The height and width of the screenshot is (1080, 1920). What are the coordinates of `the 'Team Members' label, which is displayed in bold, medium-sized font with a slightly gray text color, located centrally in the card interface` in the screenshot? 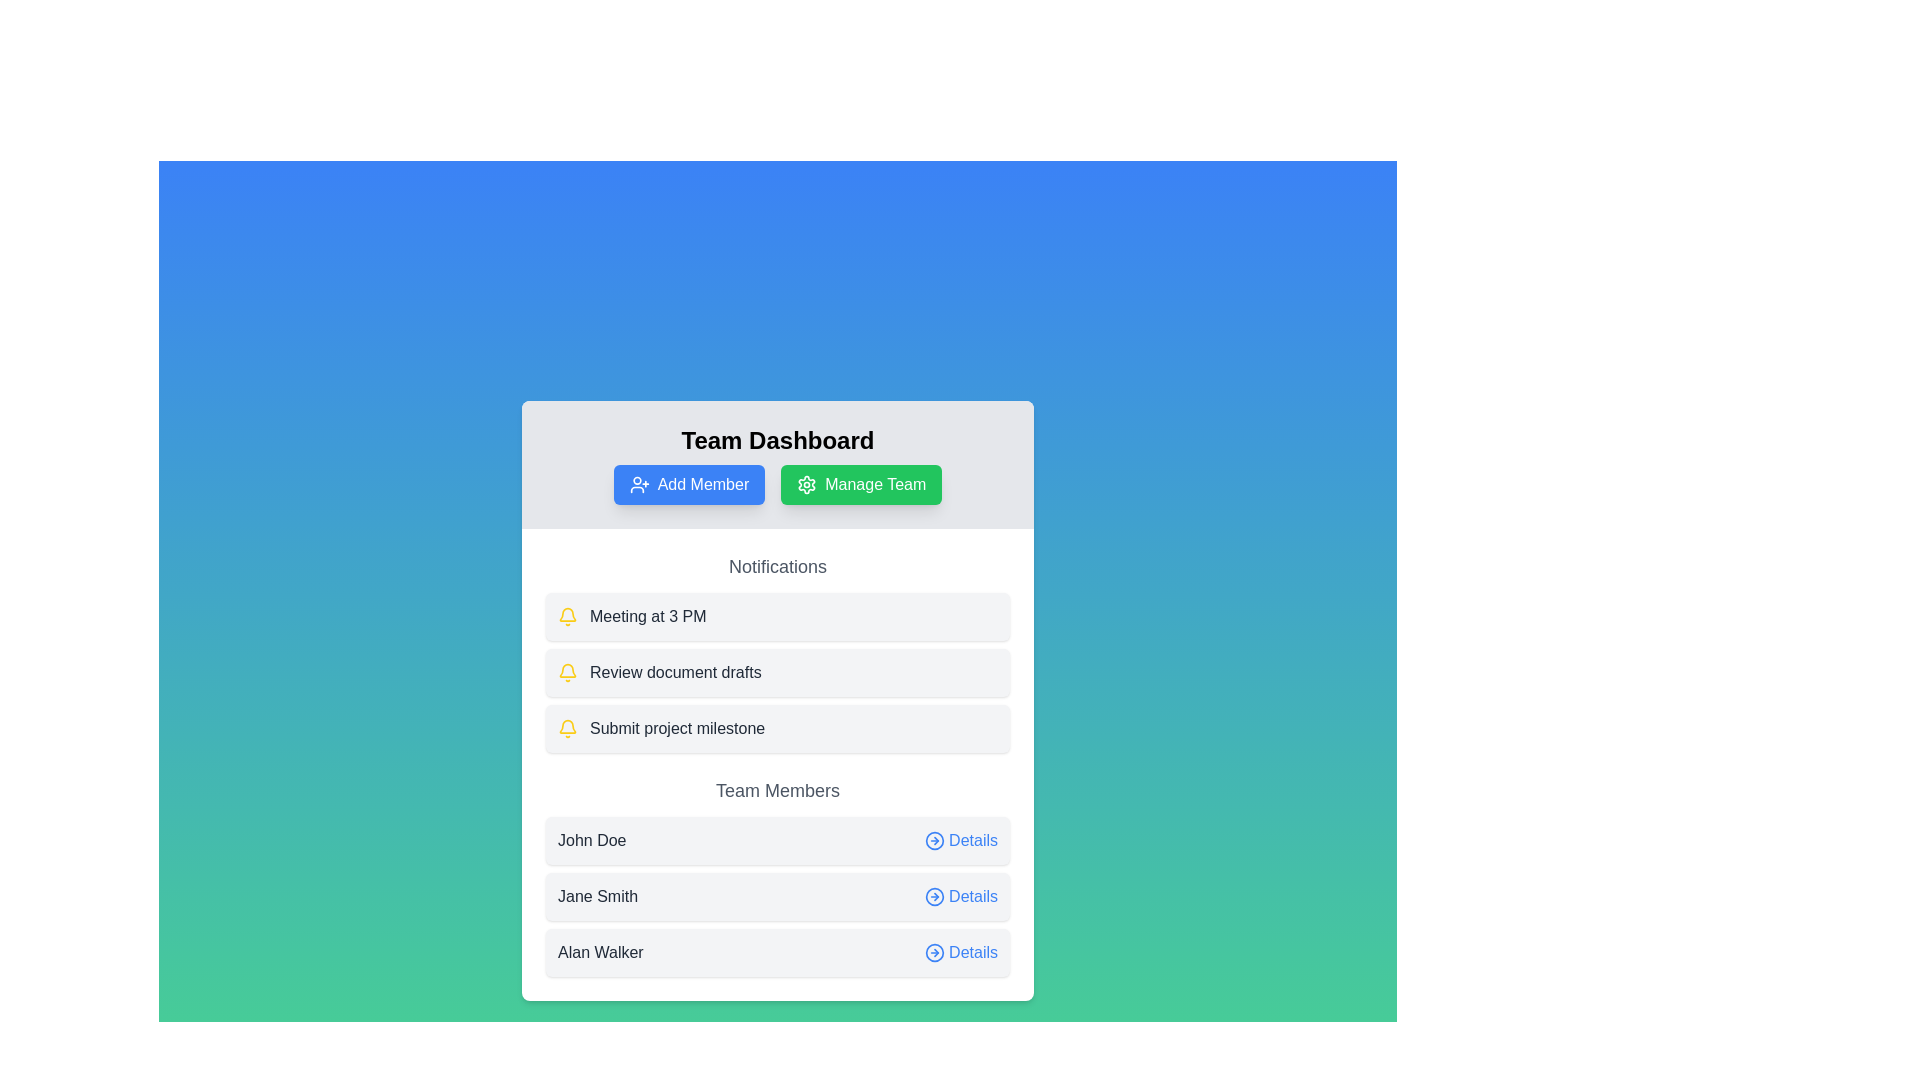 It's located at (776, 789).